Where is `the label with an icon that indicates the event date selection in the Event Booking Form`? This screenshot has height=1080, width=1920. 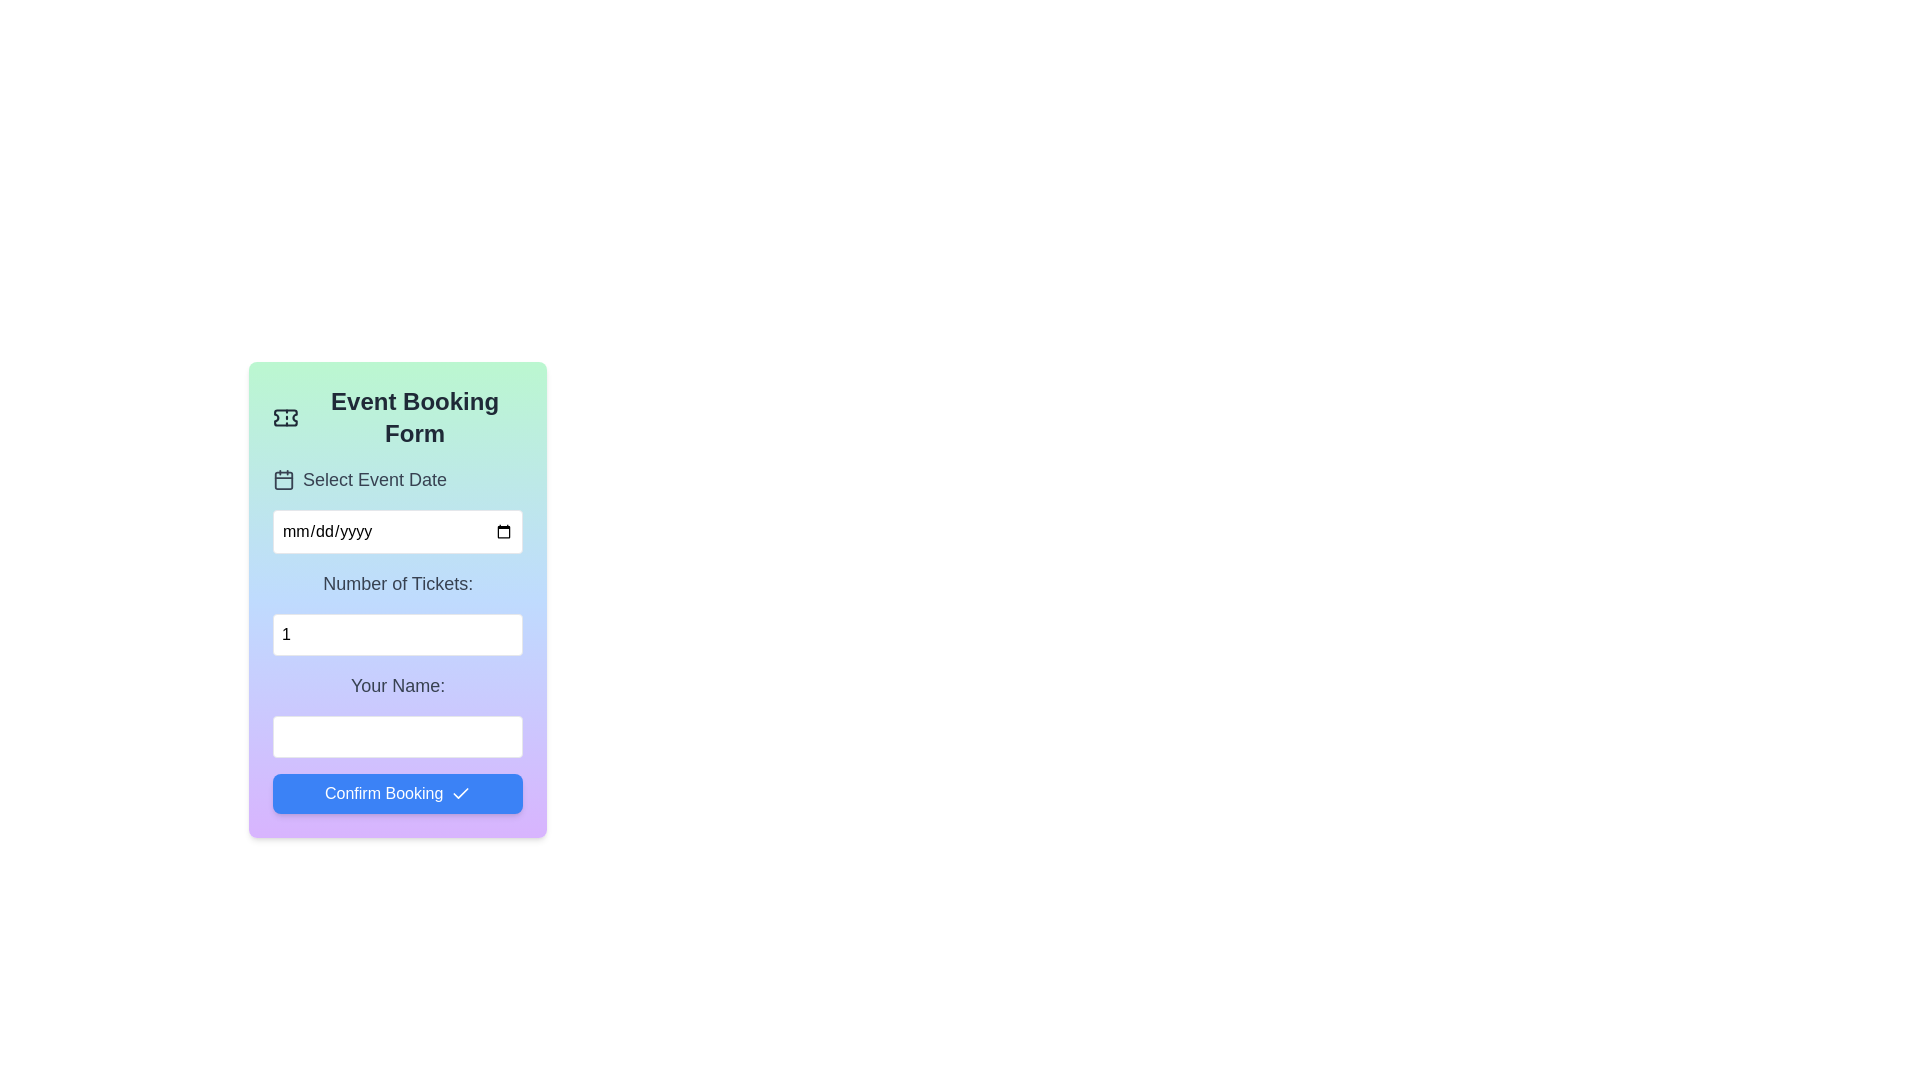
the label with an icon that indicates the event date selection in the Event Booking Form is located at coordinates (398, 479).